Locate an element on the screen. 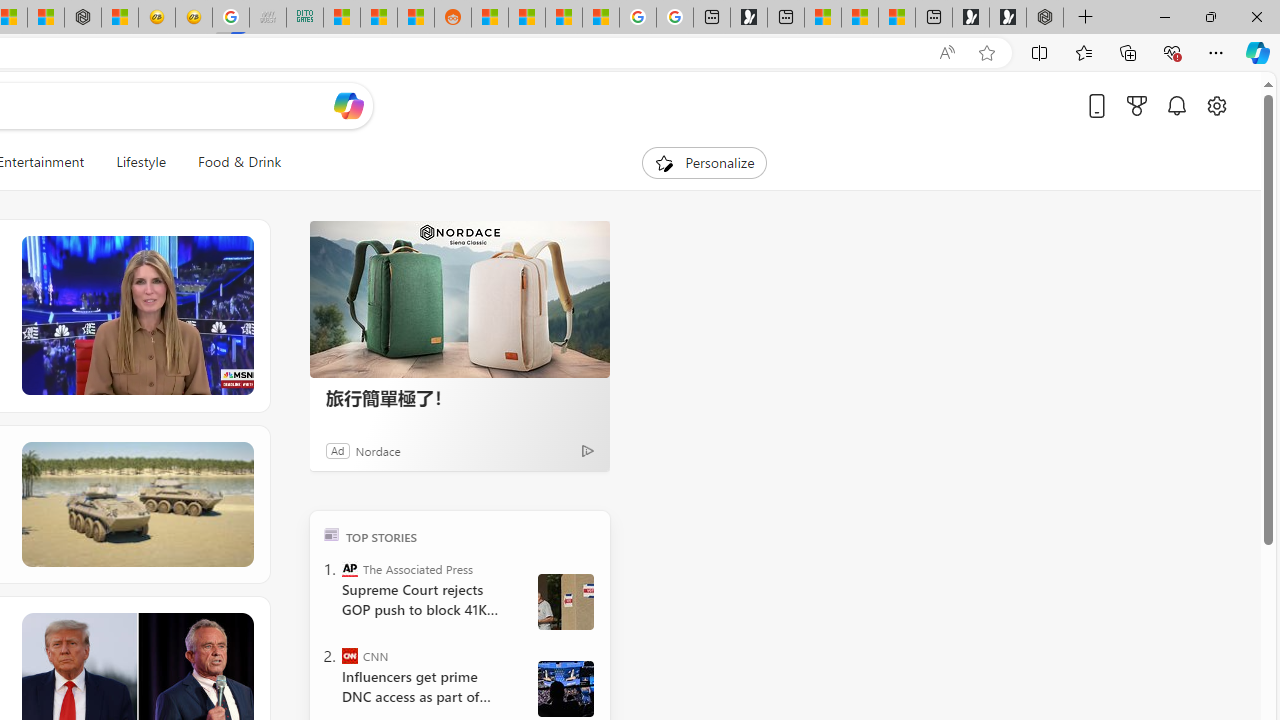 This screenshot has height=720, width=1280. 'Notifications' is located at coordinates (1176, 105).